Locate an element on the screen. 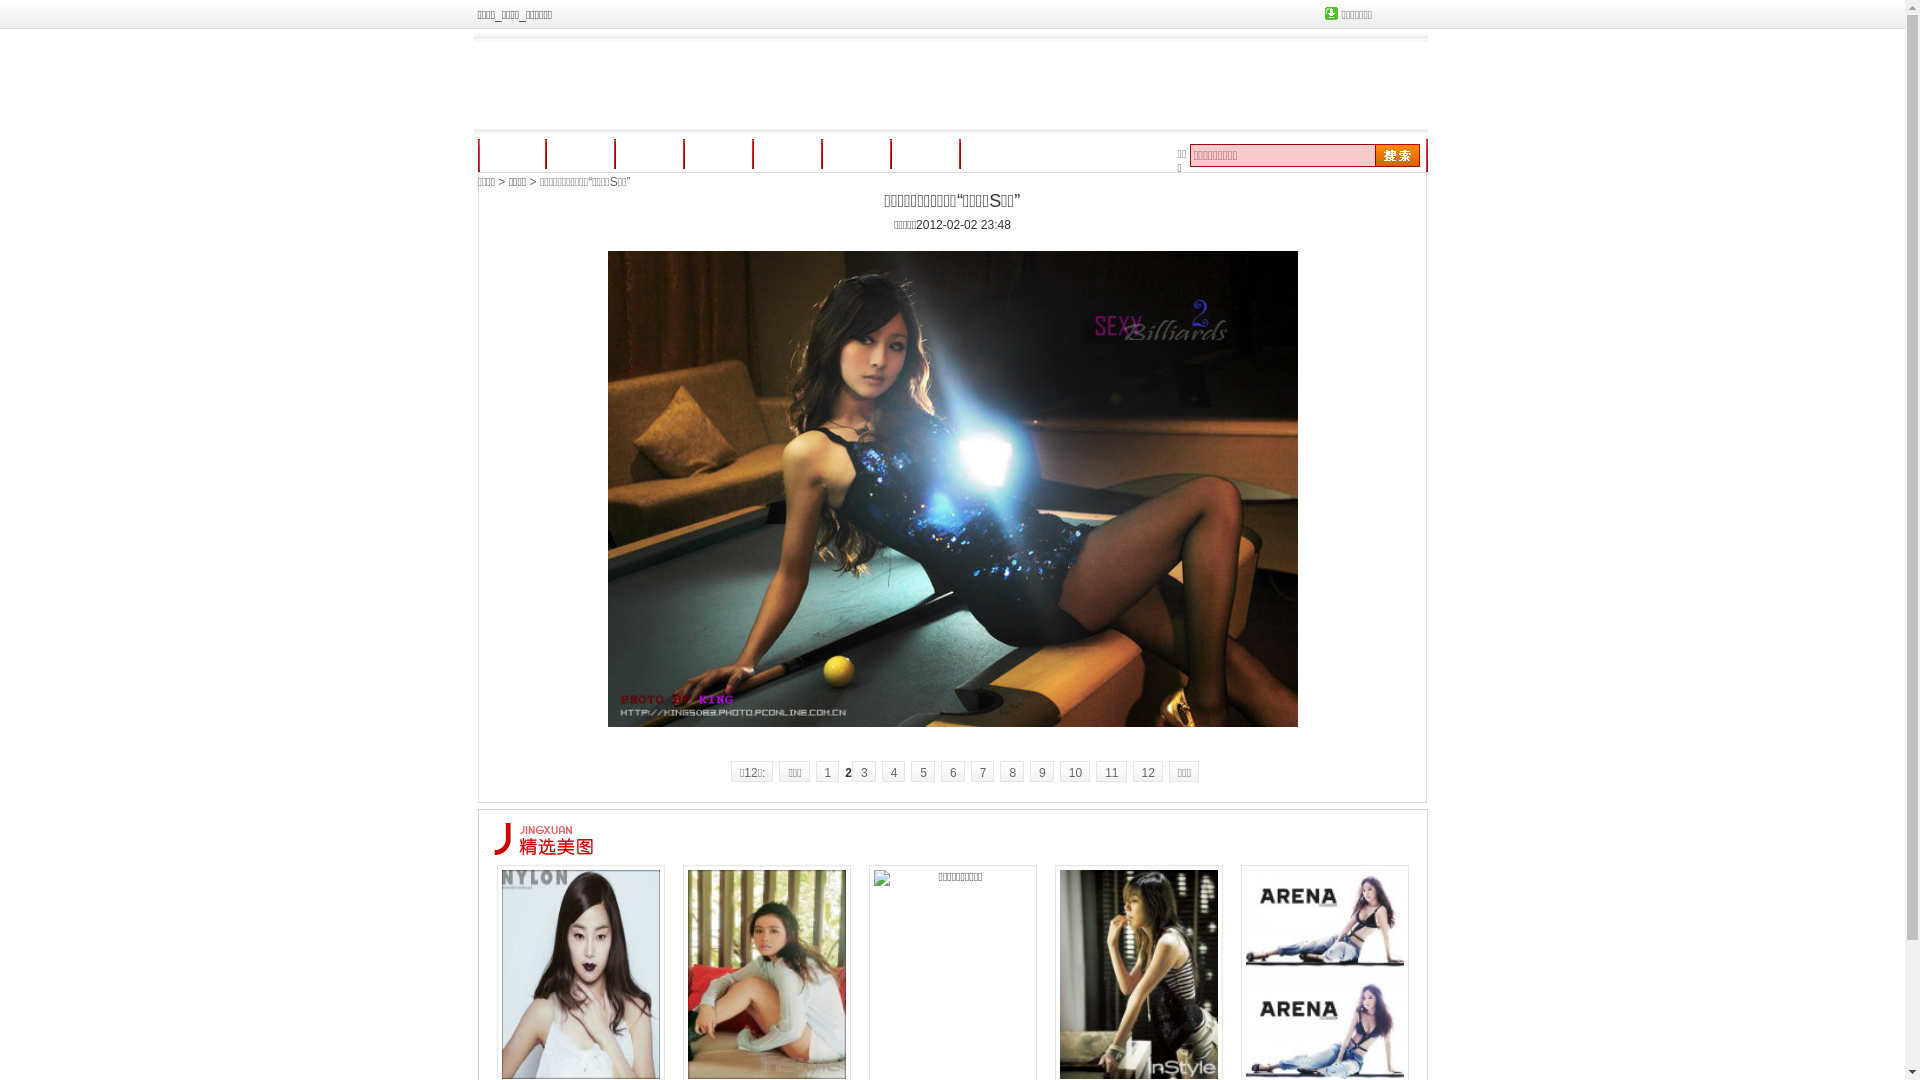 The image size is (1920, 1080). '8' is located at coordinates (1012, 770).